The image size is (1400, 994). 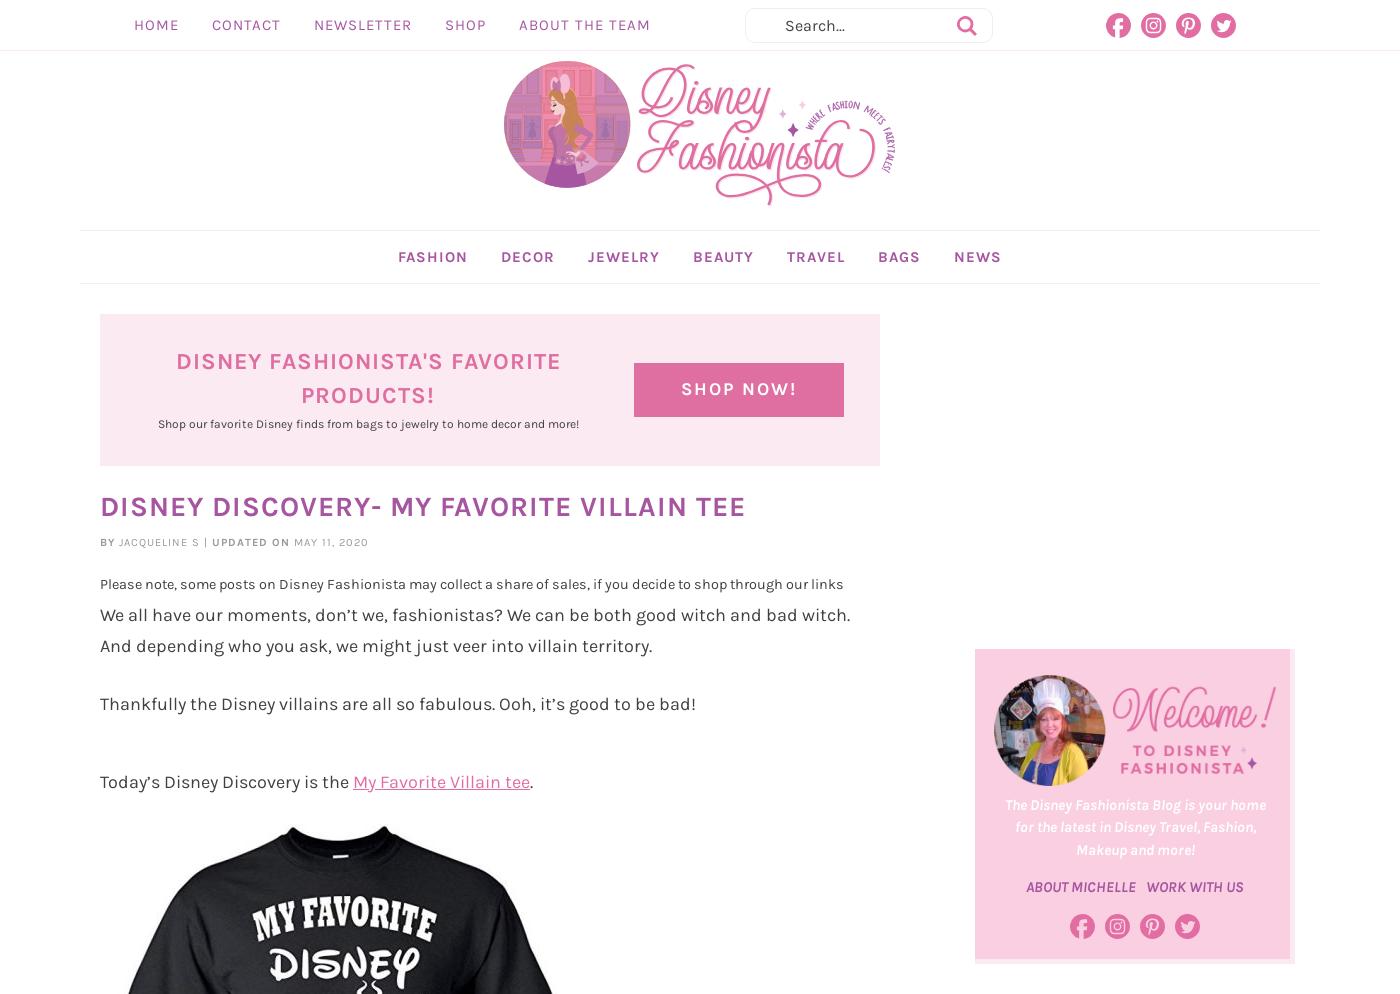 What do you see at coordinates (433, 301) in the screenshot?
I see `'FASHION'` at bounding box center [433, 301].